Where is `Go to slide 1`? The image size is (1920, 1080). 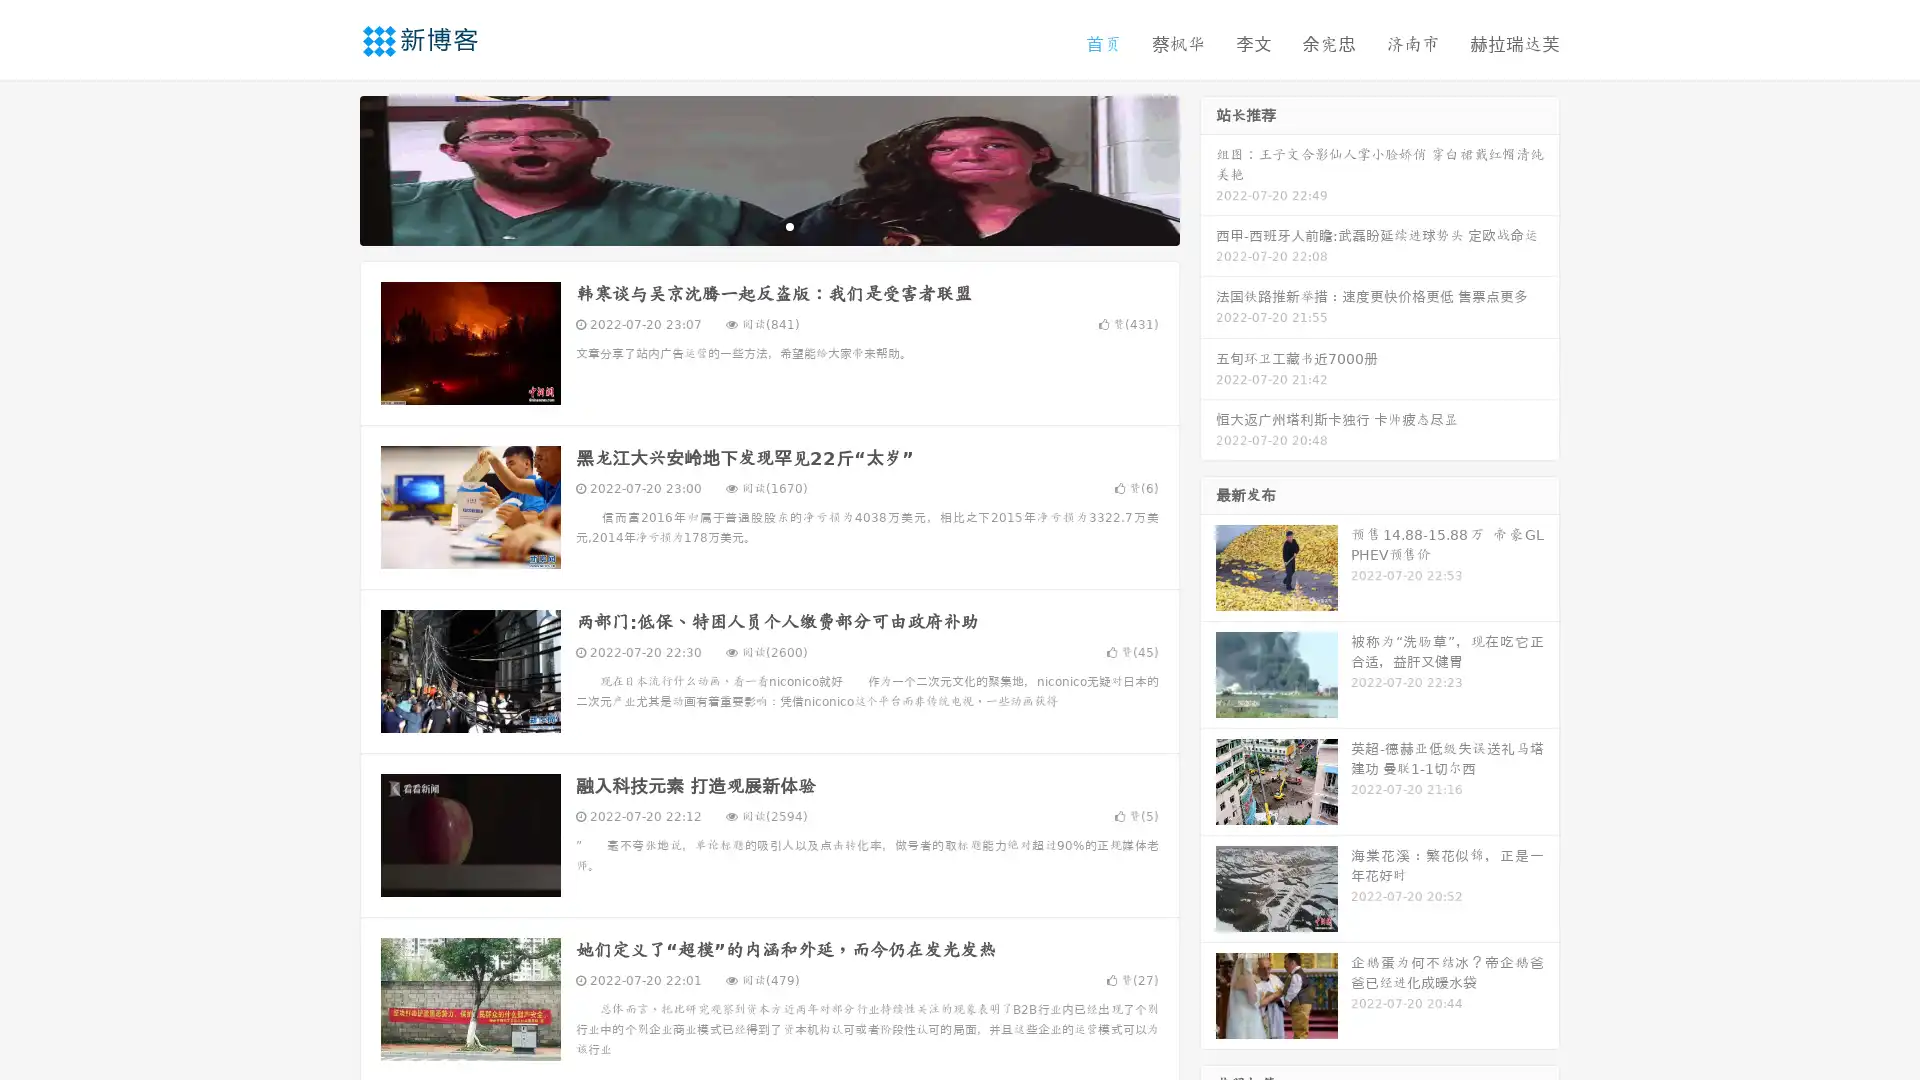 Go to slide 1 is located at coordinates (748, 225).